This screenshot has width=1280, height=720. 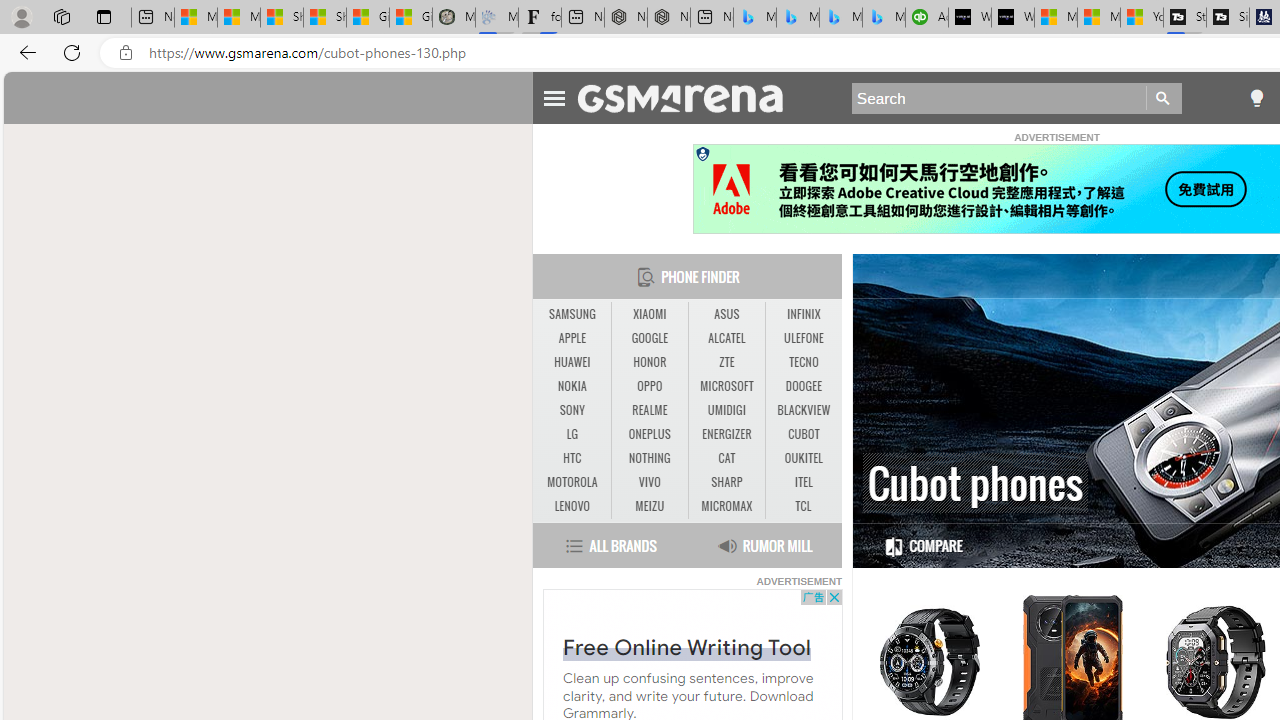 I want to click on 'UMIDIGI', so click(x=726, y=410).